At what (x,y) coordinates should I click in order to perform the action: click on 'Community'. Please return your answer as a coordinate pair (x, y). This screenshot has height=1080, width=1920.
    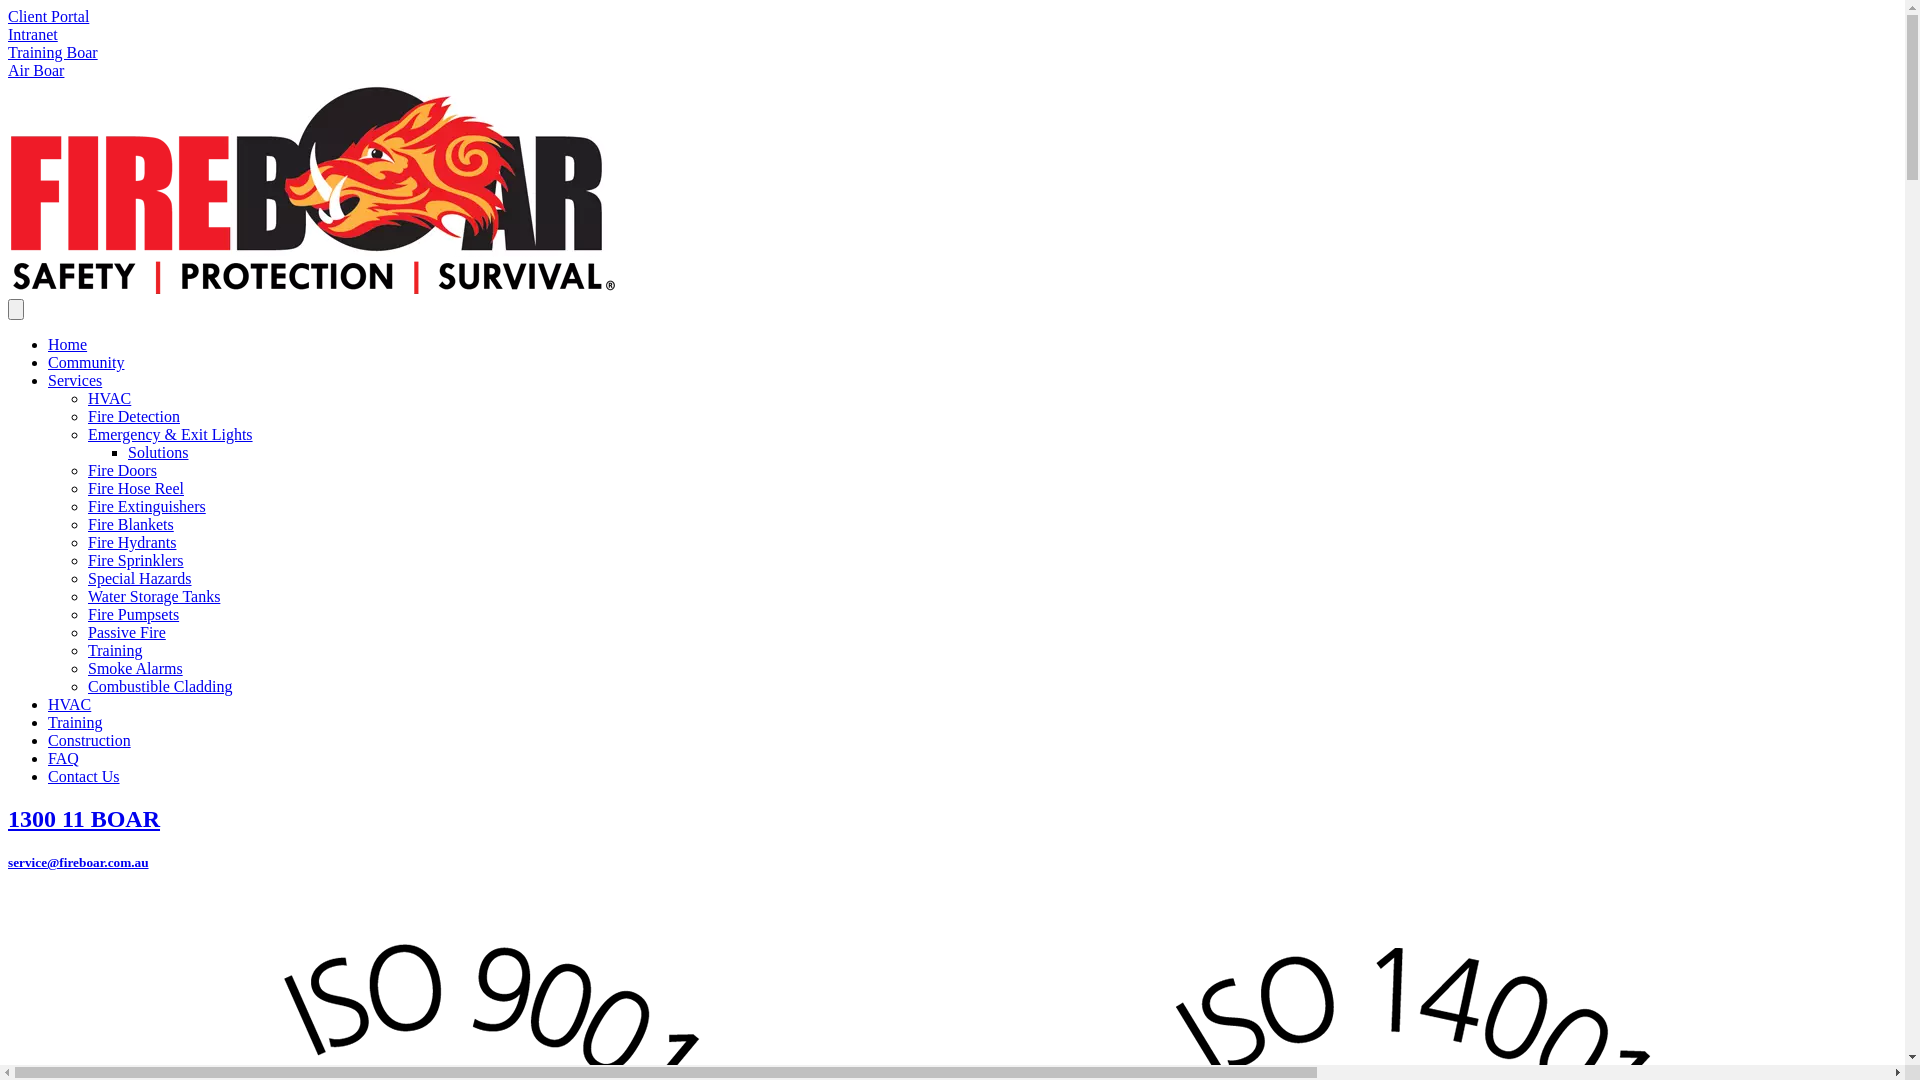
    Looking at the image, I should click on (48, 362).